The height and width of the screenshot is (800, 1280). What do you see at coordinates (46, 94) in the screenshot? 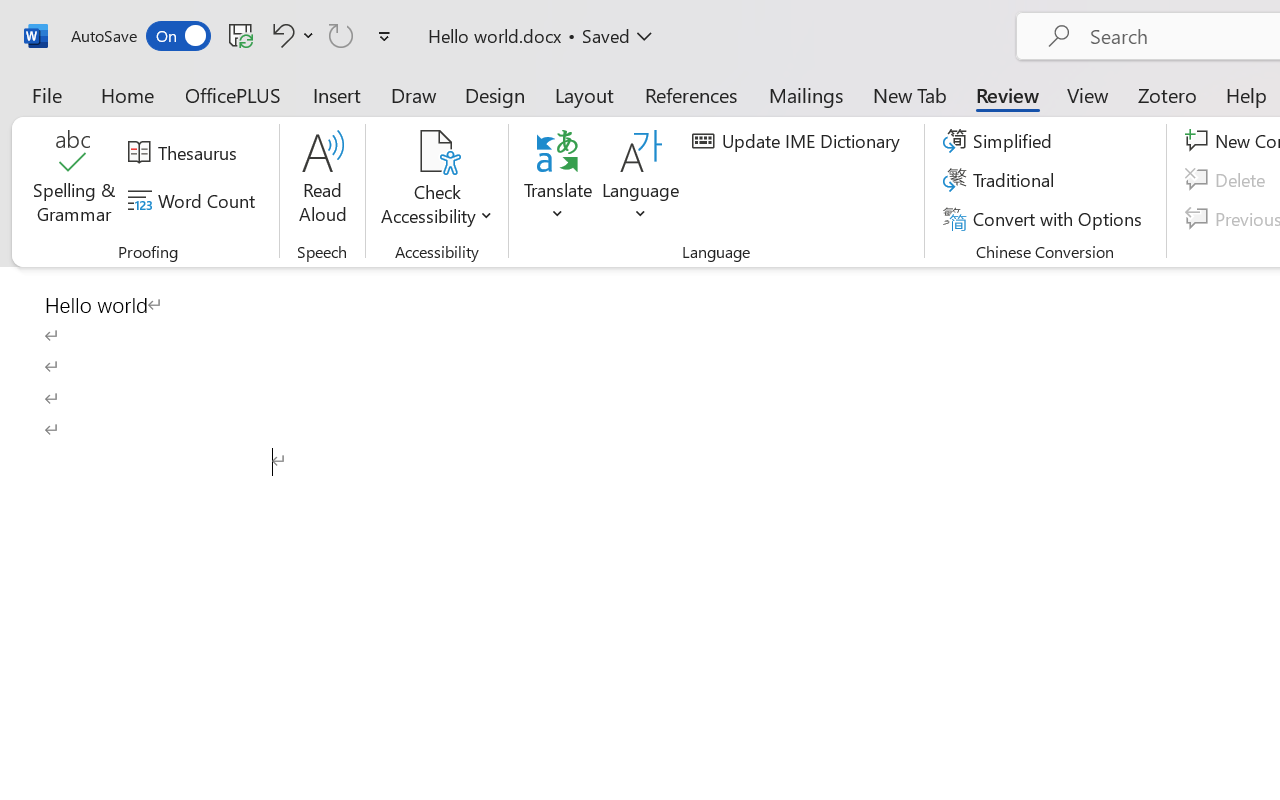
I see `'File Tab'` at bounding box center [46, 94].